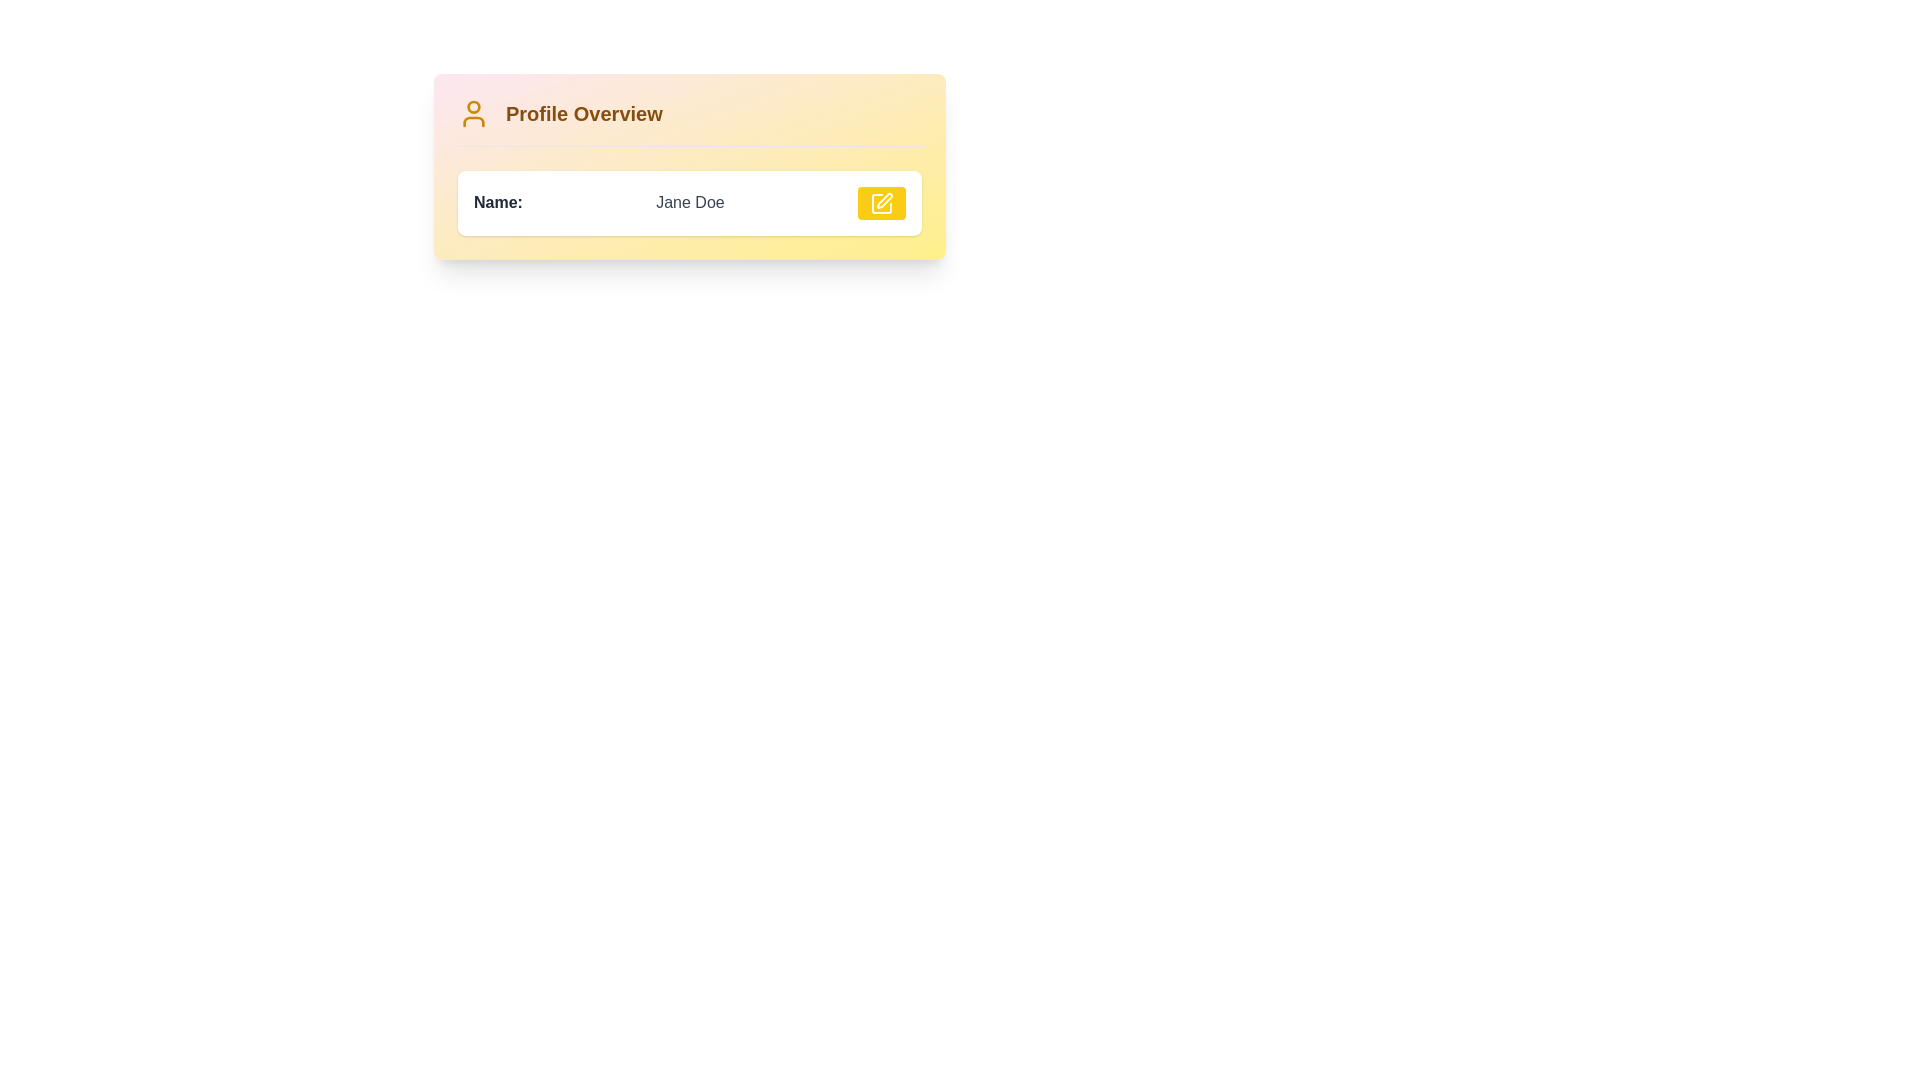  I want to click on the Icon button with a pen or pencil overlay located within the 'Profile Overview' card, to the right of the label 'Name:' to initiate an edit action, so click(881, 203).